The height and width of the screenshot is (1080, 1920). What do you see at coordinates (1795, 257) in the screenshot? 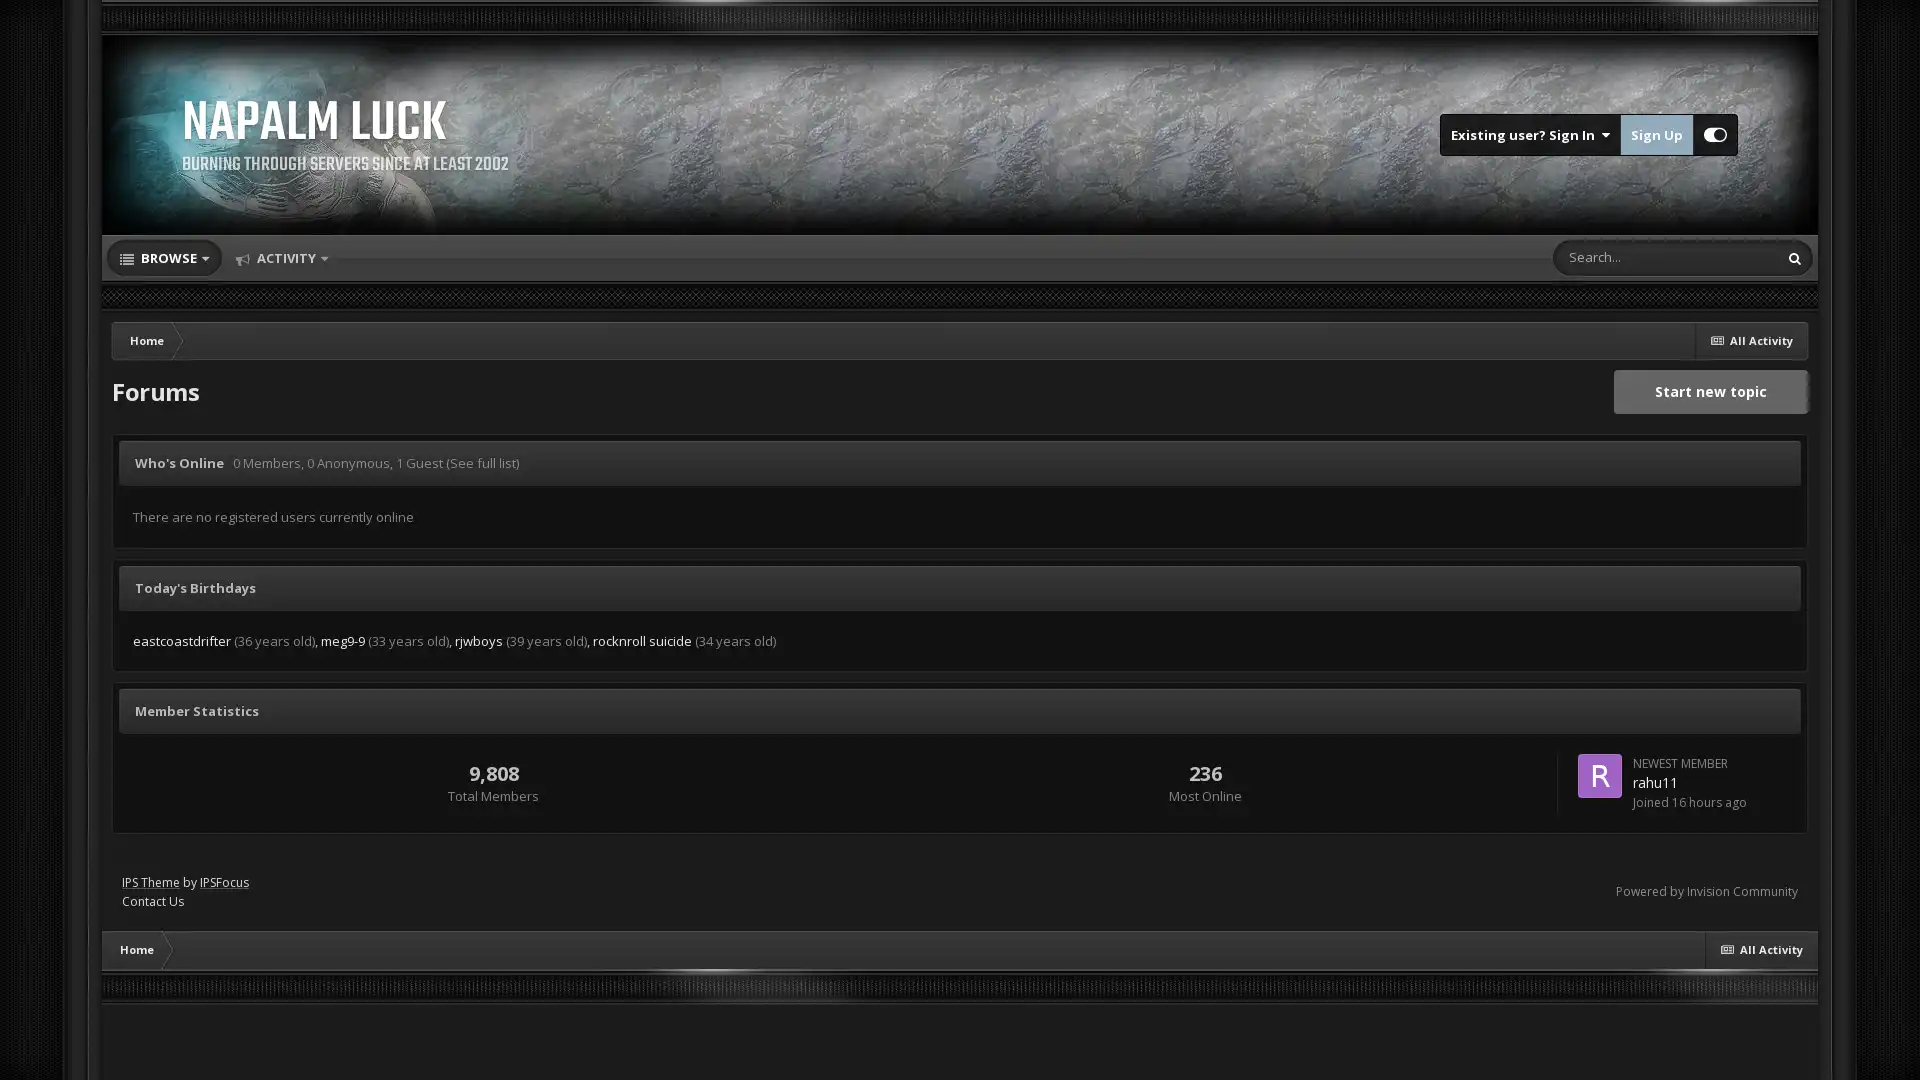
I see `Search` at bounding box center [1795, 257].